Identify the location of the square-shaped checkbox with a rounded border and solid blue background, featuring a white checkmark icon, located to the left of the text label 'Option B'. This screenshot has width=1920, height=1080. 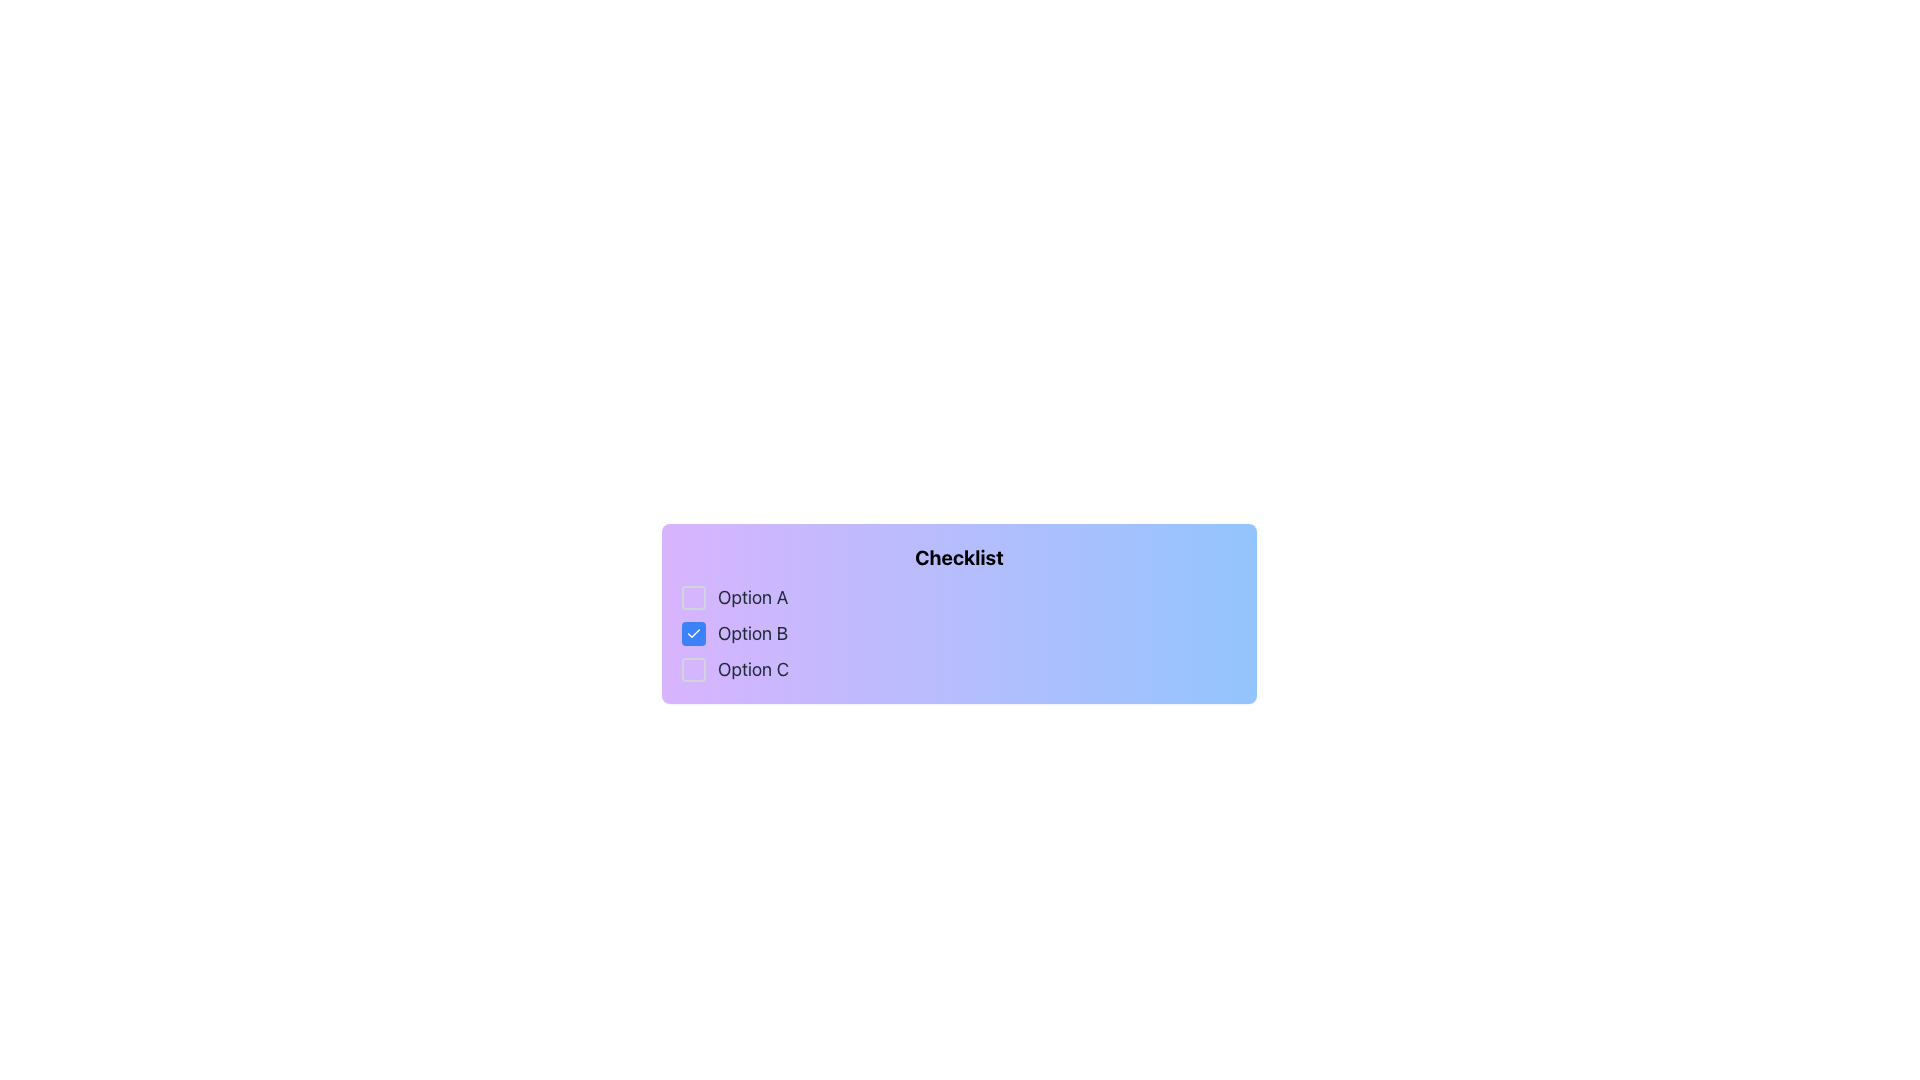
(694, 633).